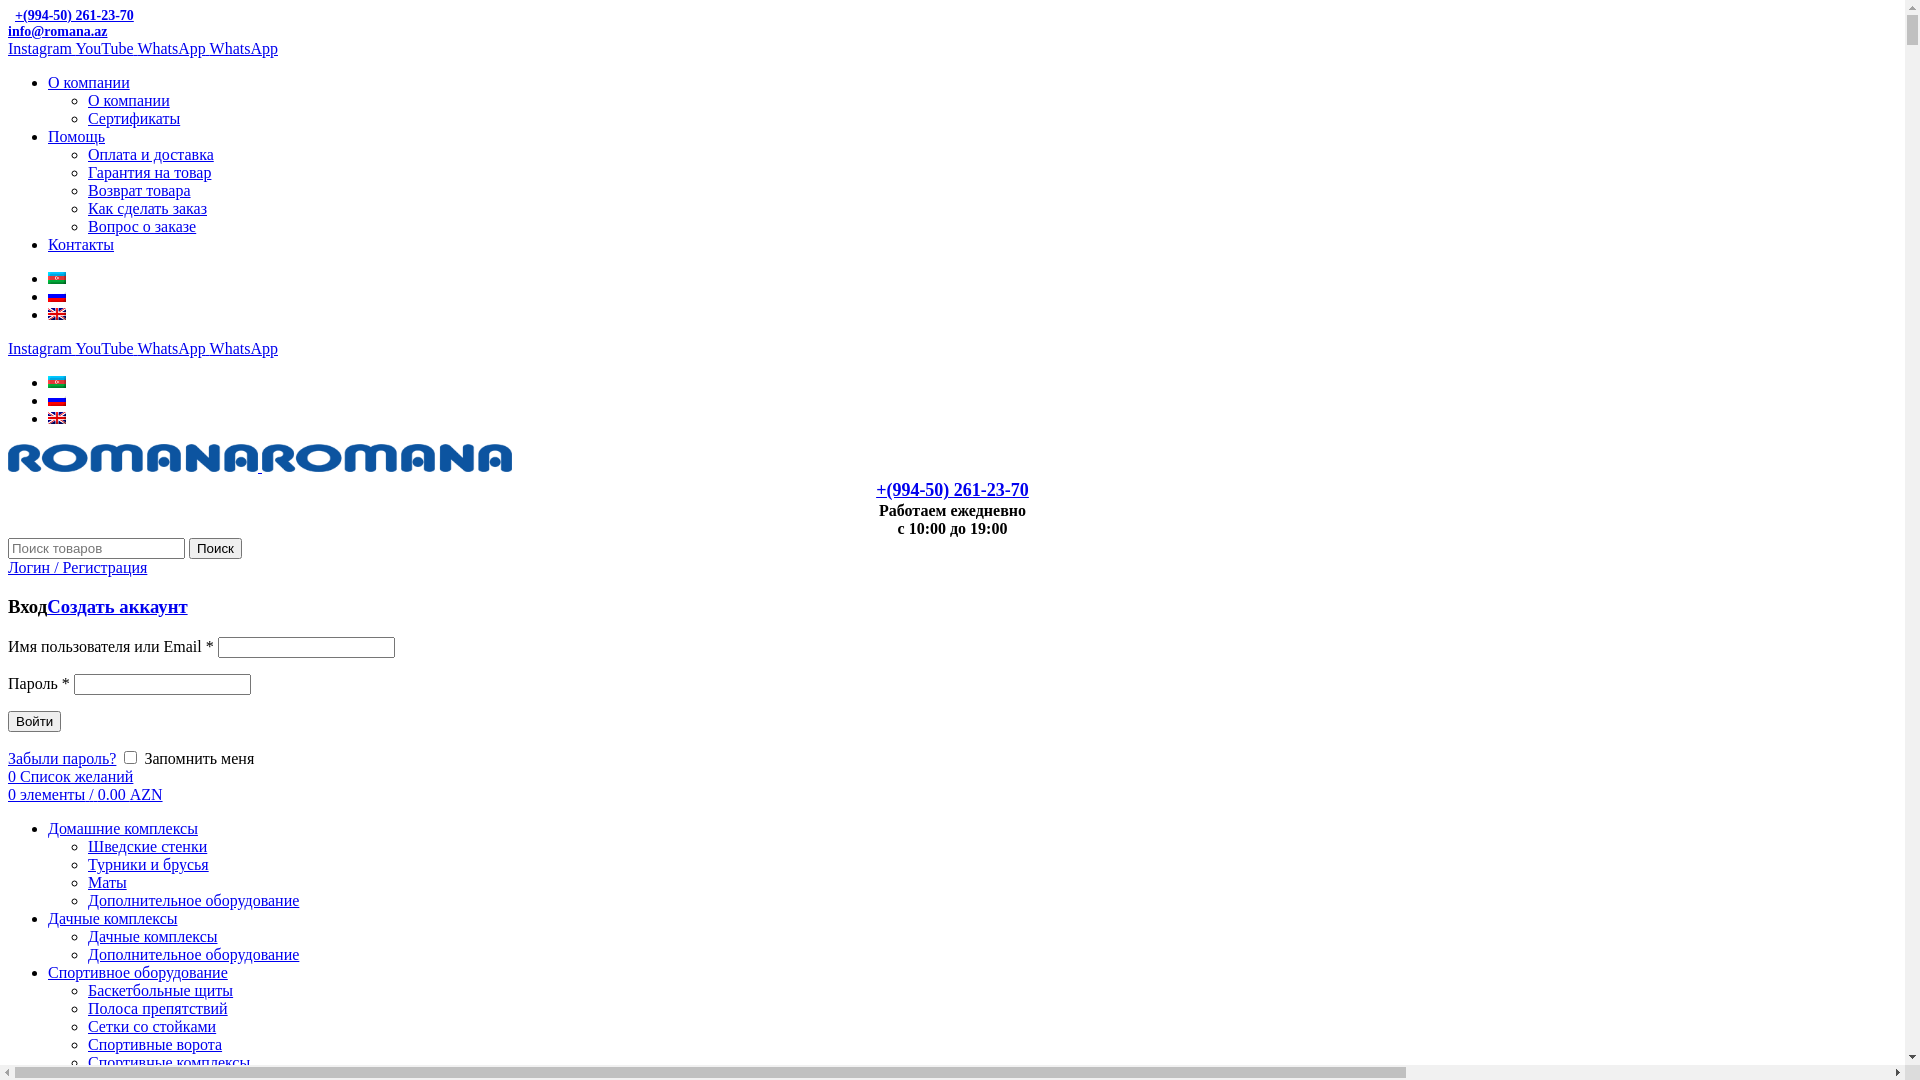  What do you see at coordinates (104, 47) in the screenshot?
I see `'YouTube'` at bounding box center [104, 47].